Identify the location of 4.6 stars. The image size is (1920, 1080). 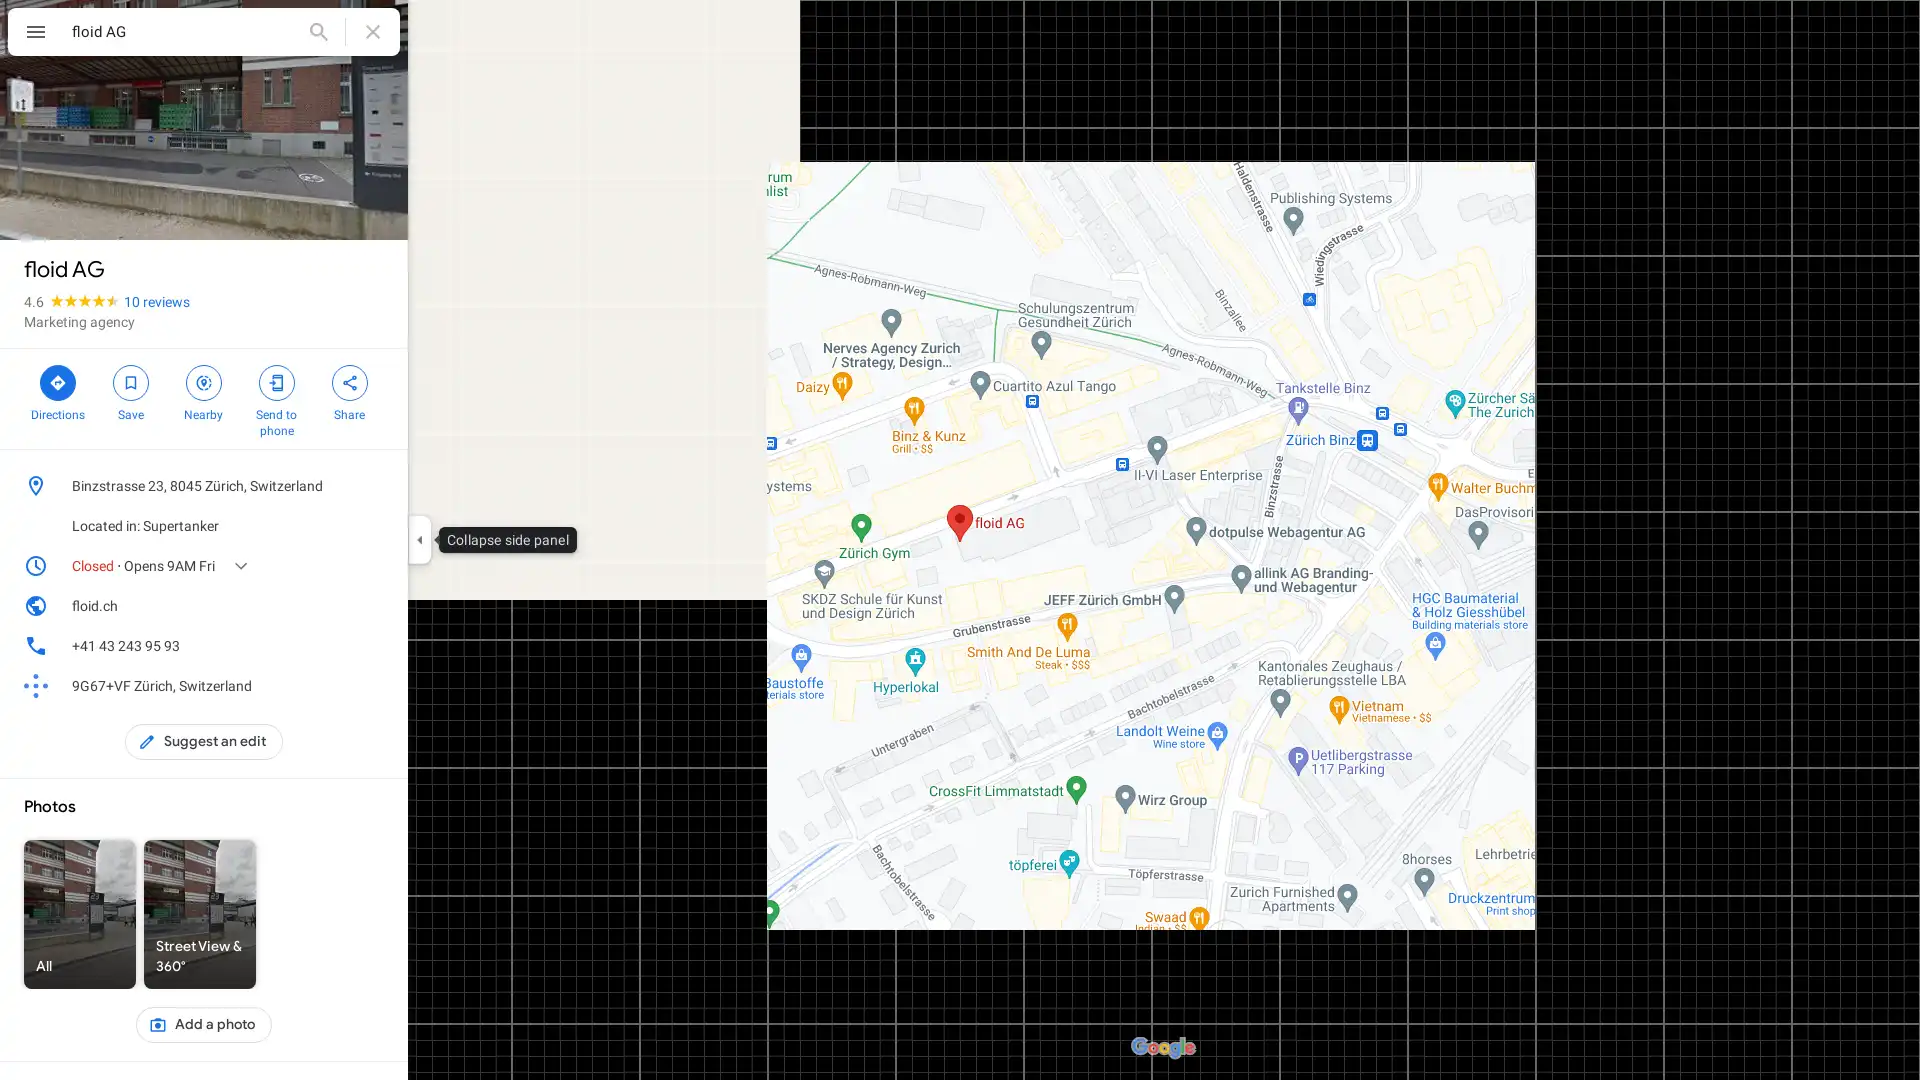
(73, 301).